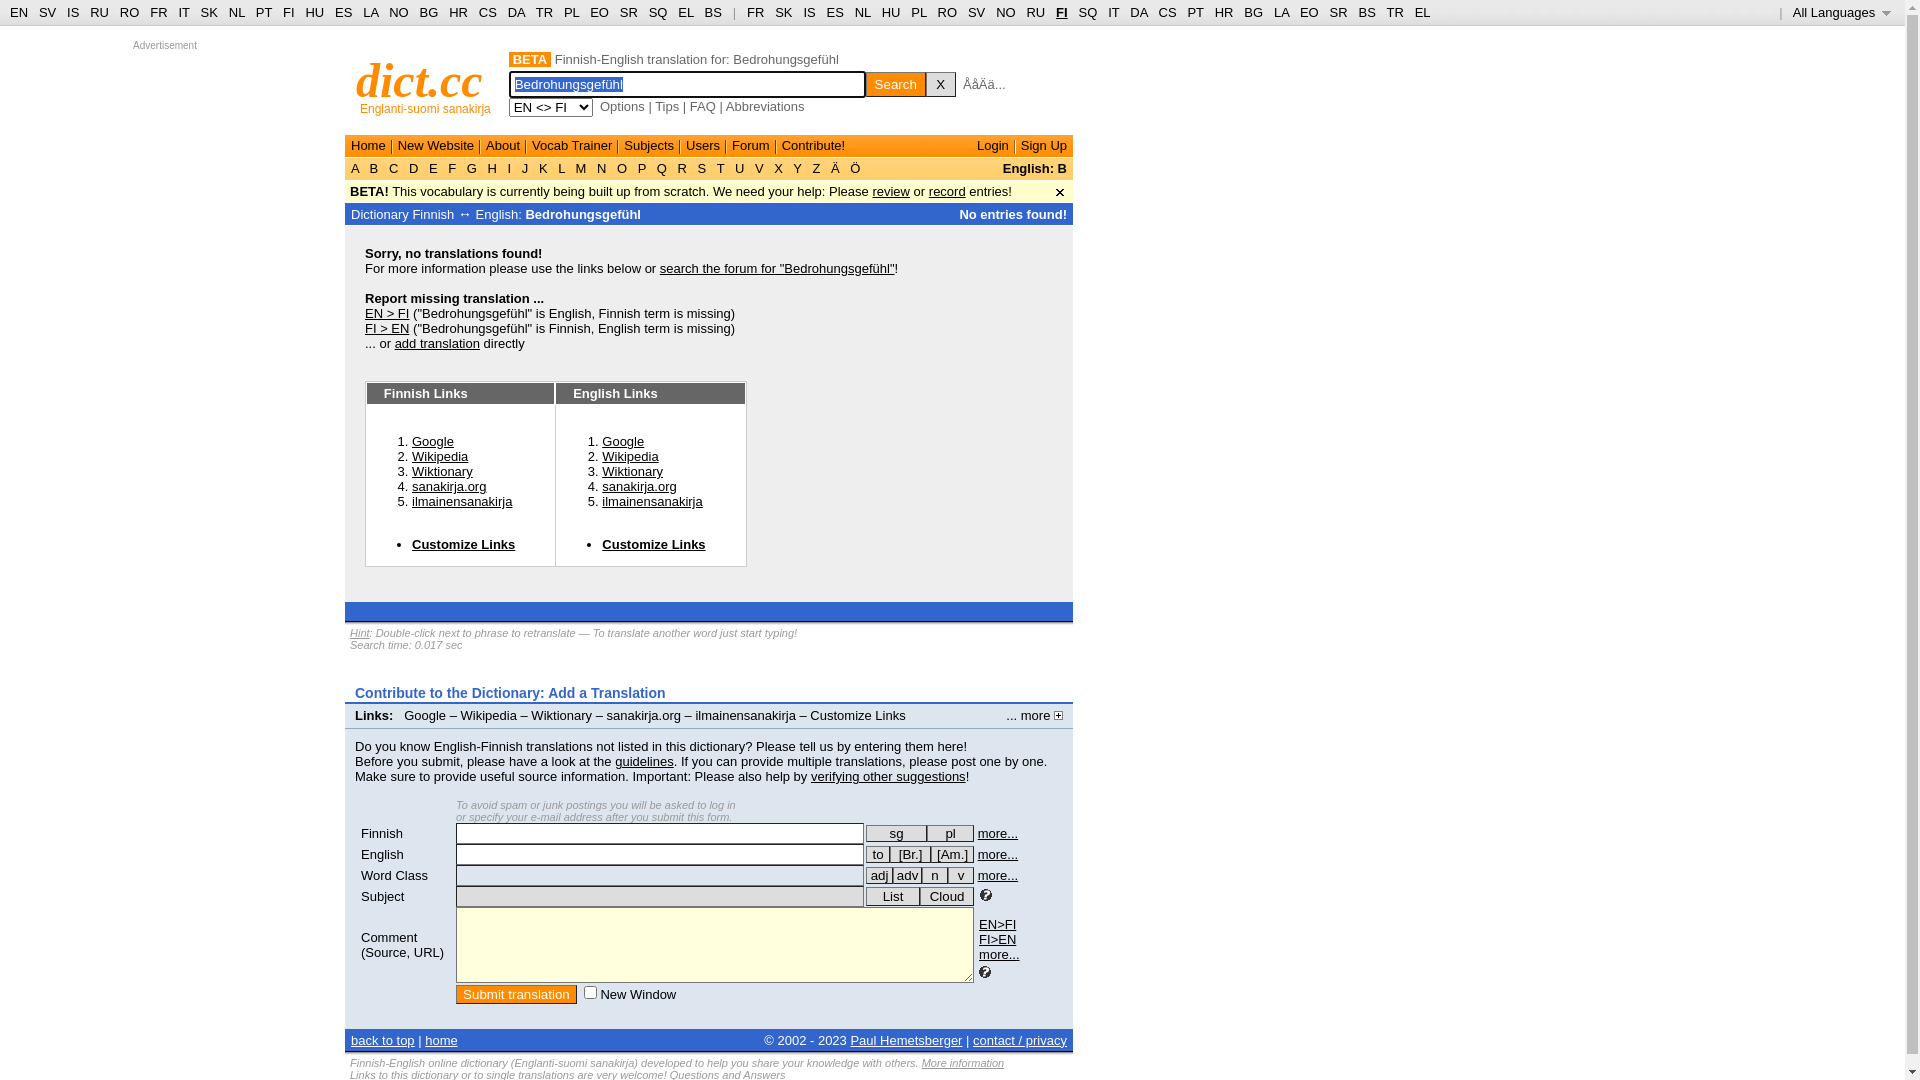 This screenshot has width=1920, height=1080. Describe the element at coordinates (909, 854) in the screenshot. I see `'(esp.) British English'` at that location.